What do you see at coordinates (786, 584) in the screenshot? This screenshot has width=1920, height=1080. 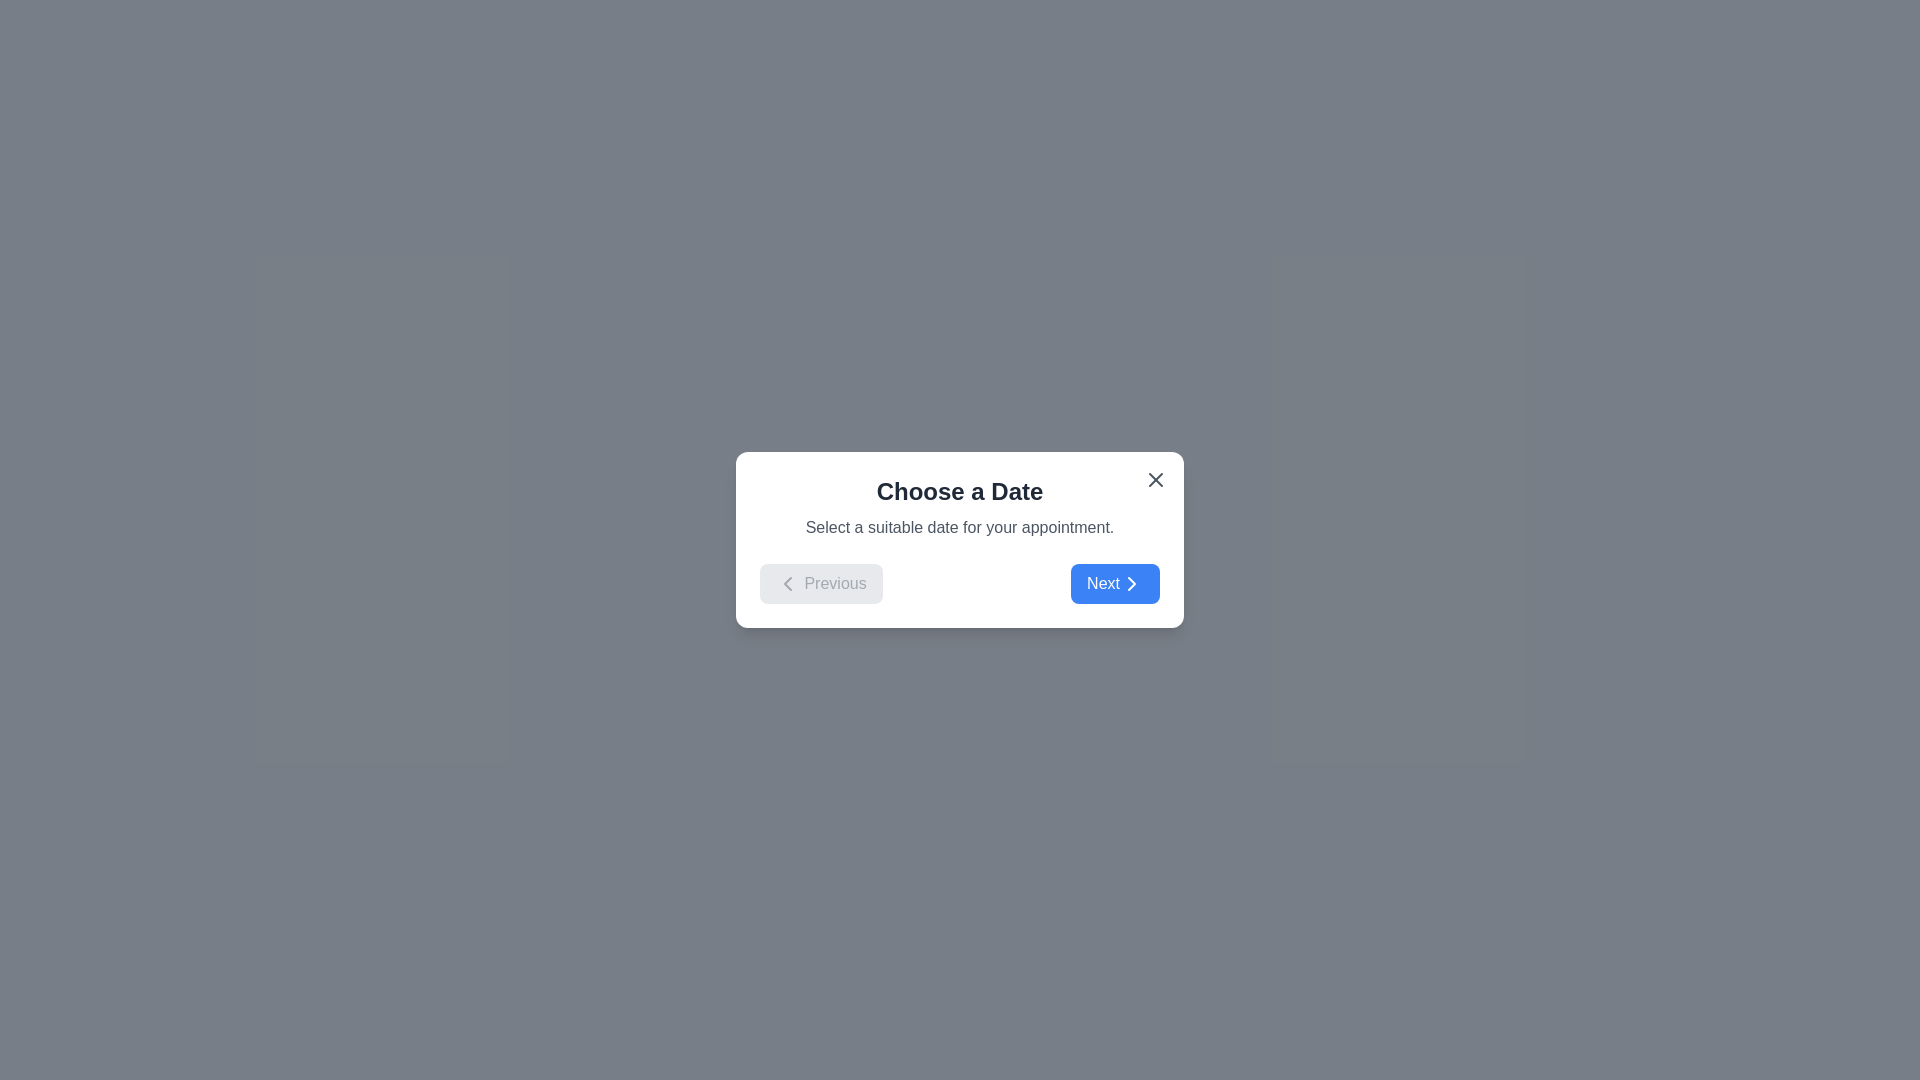 I see `the icon located within the 'Previous' button in the lower-left corner of the 'Choose a Date' modal, which indicates a back-navigation action` at bounding box center [786, 584].